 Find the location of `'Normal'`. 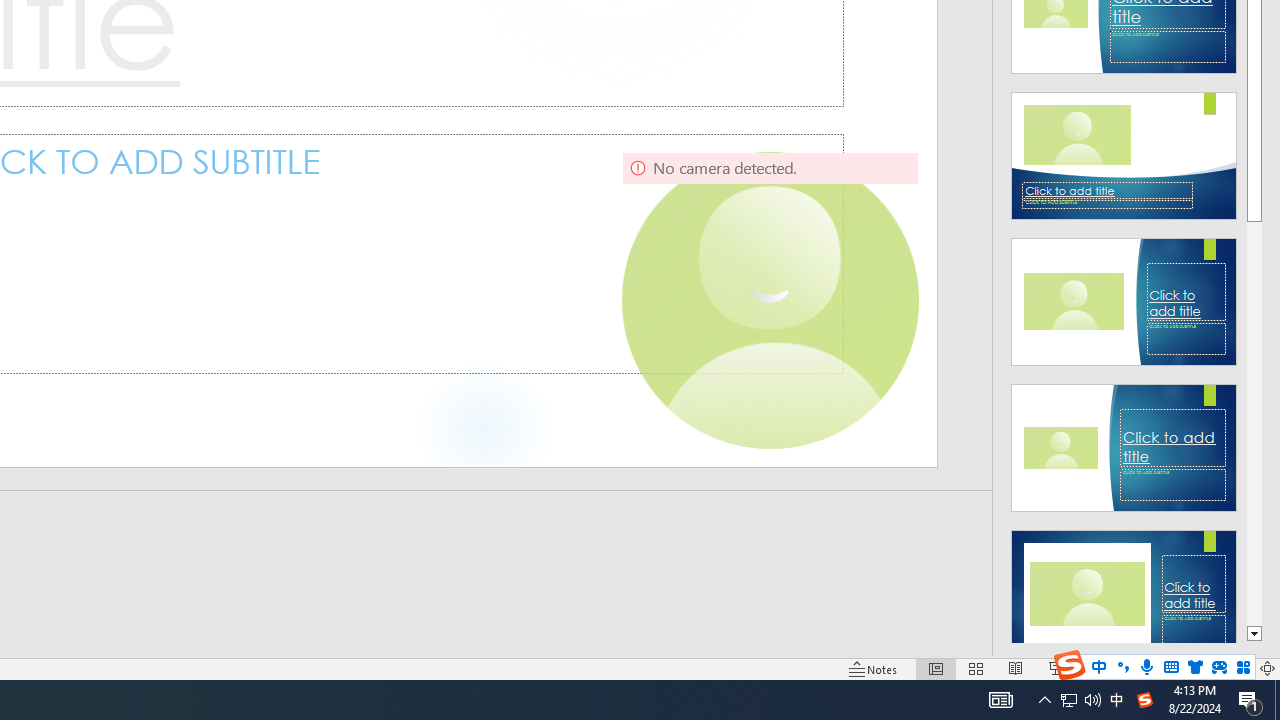

'Normal' is located at coordinates (935, 669).